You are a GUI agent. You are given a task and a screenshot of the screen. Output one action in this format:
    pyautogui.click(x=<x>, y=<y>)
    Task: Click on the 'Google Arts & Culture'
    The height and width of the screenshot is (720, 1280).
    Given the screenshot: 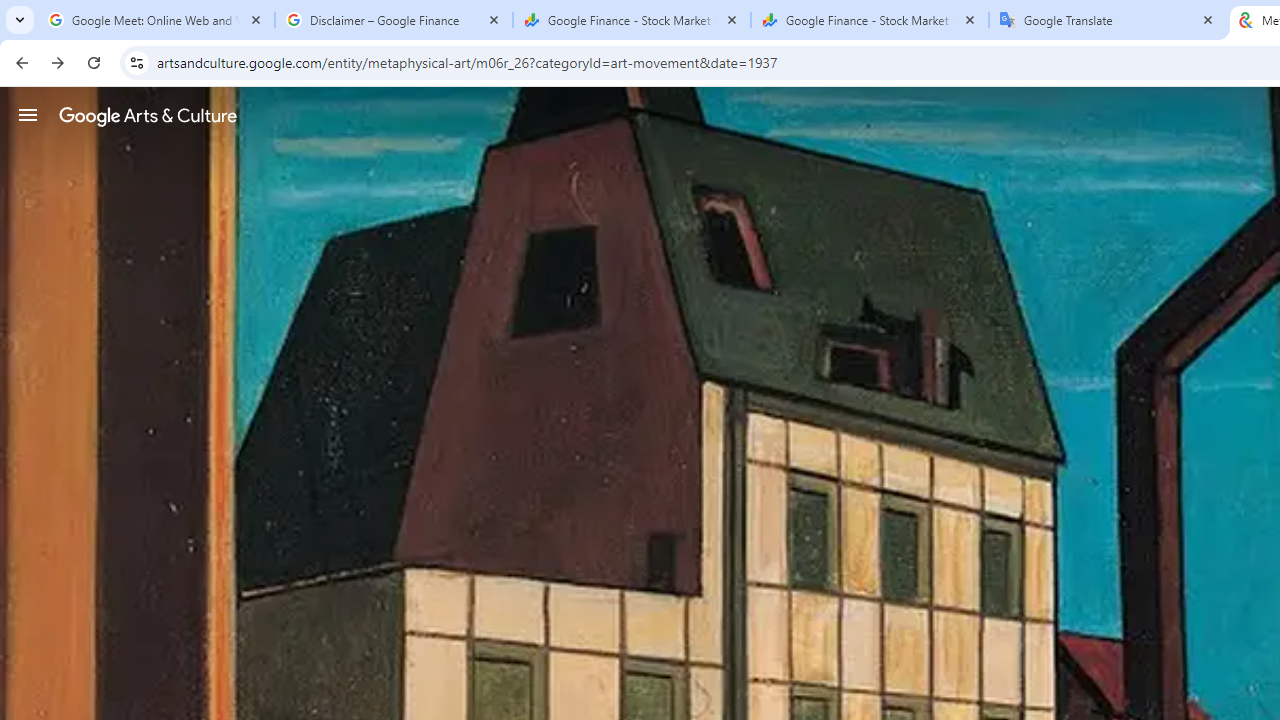 What is the action you would take?
    pyautogui.click(x=147, y=115)
    